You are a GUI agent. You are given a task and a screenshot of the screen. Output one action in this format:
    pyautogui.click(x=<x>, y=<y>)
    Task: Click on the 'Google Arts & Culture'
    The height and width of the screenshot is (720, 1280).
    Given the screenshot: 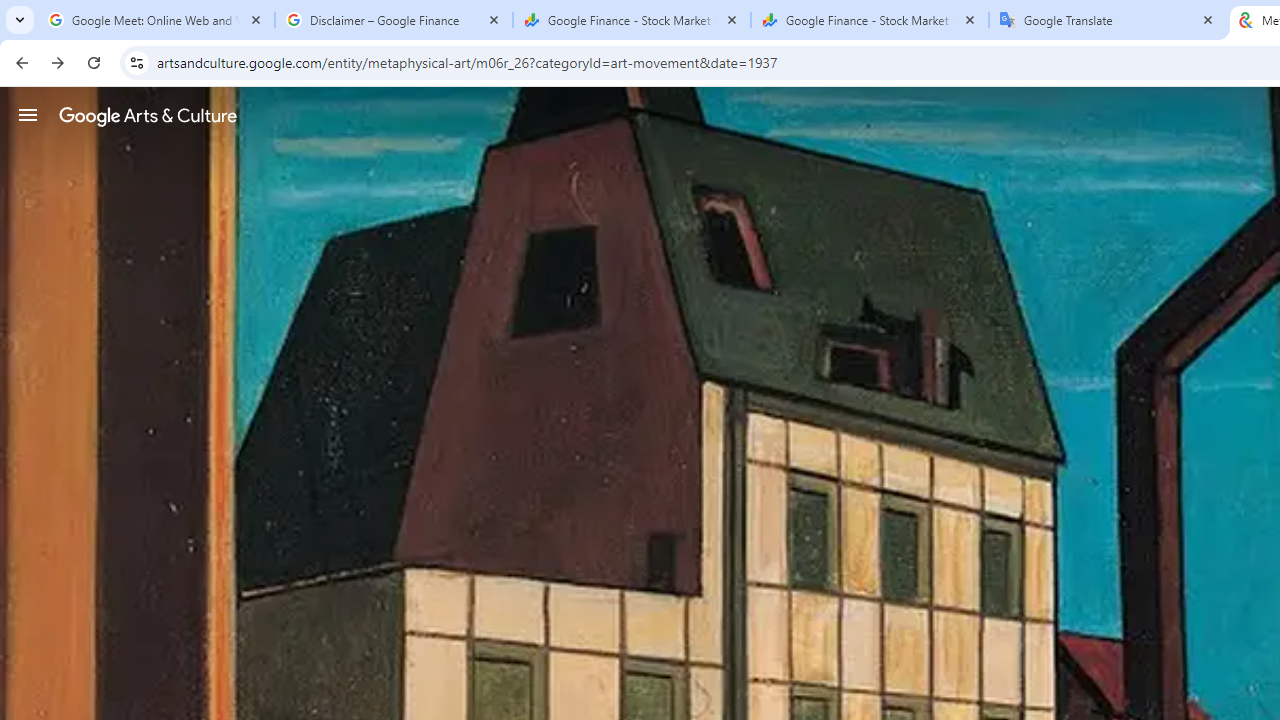 What is the action you would take?
    pyautogui.click(x=147, y=115)
    